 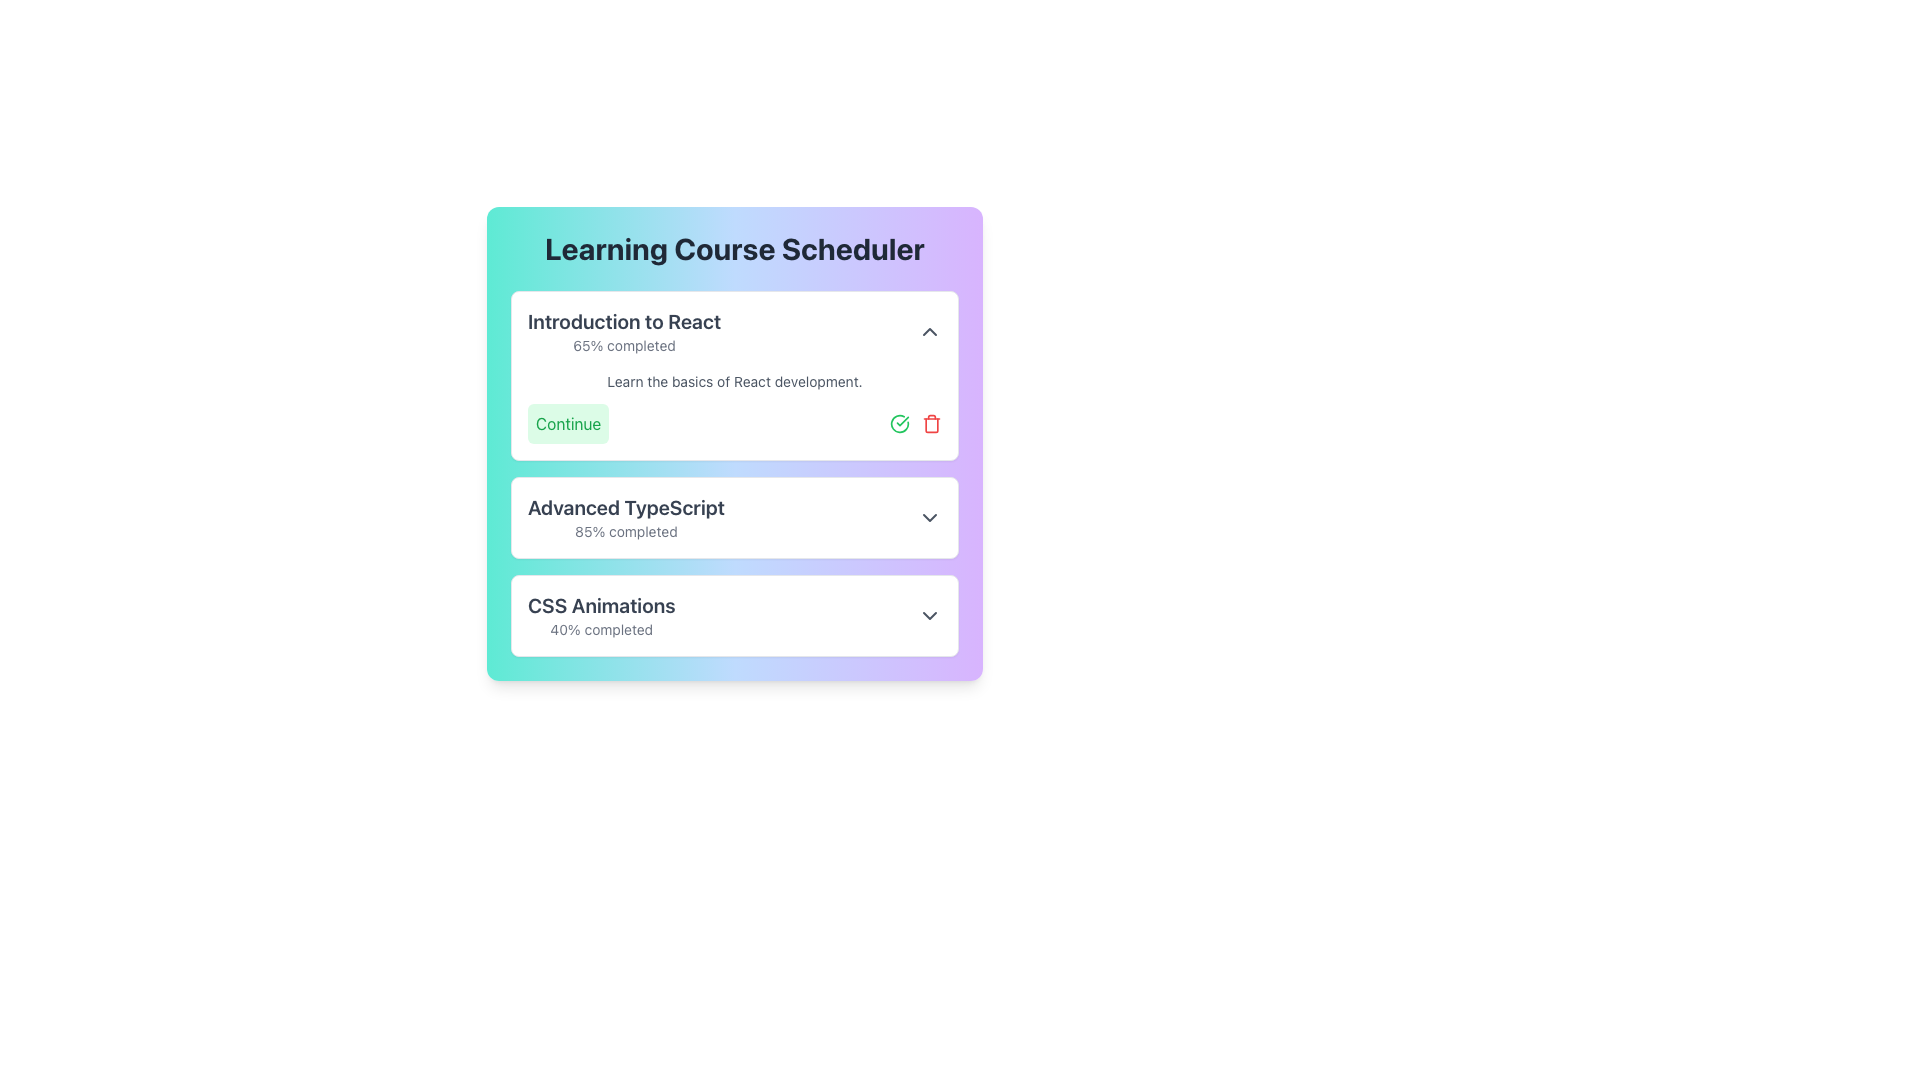 What do you see at coordinates (600, 628) in the screenshot?
I see `displayed text from the progress label indicating the completion percentage of the 'CSS Animations' module, which is located at the bottom of the content area for this section` at bounding box center [600, 628].